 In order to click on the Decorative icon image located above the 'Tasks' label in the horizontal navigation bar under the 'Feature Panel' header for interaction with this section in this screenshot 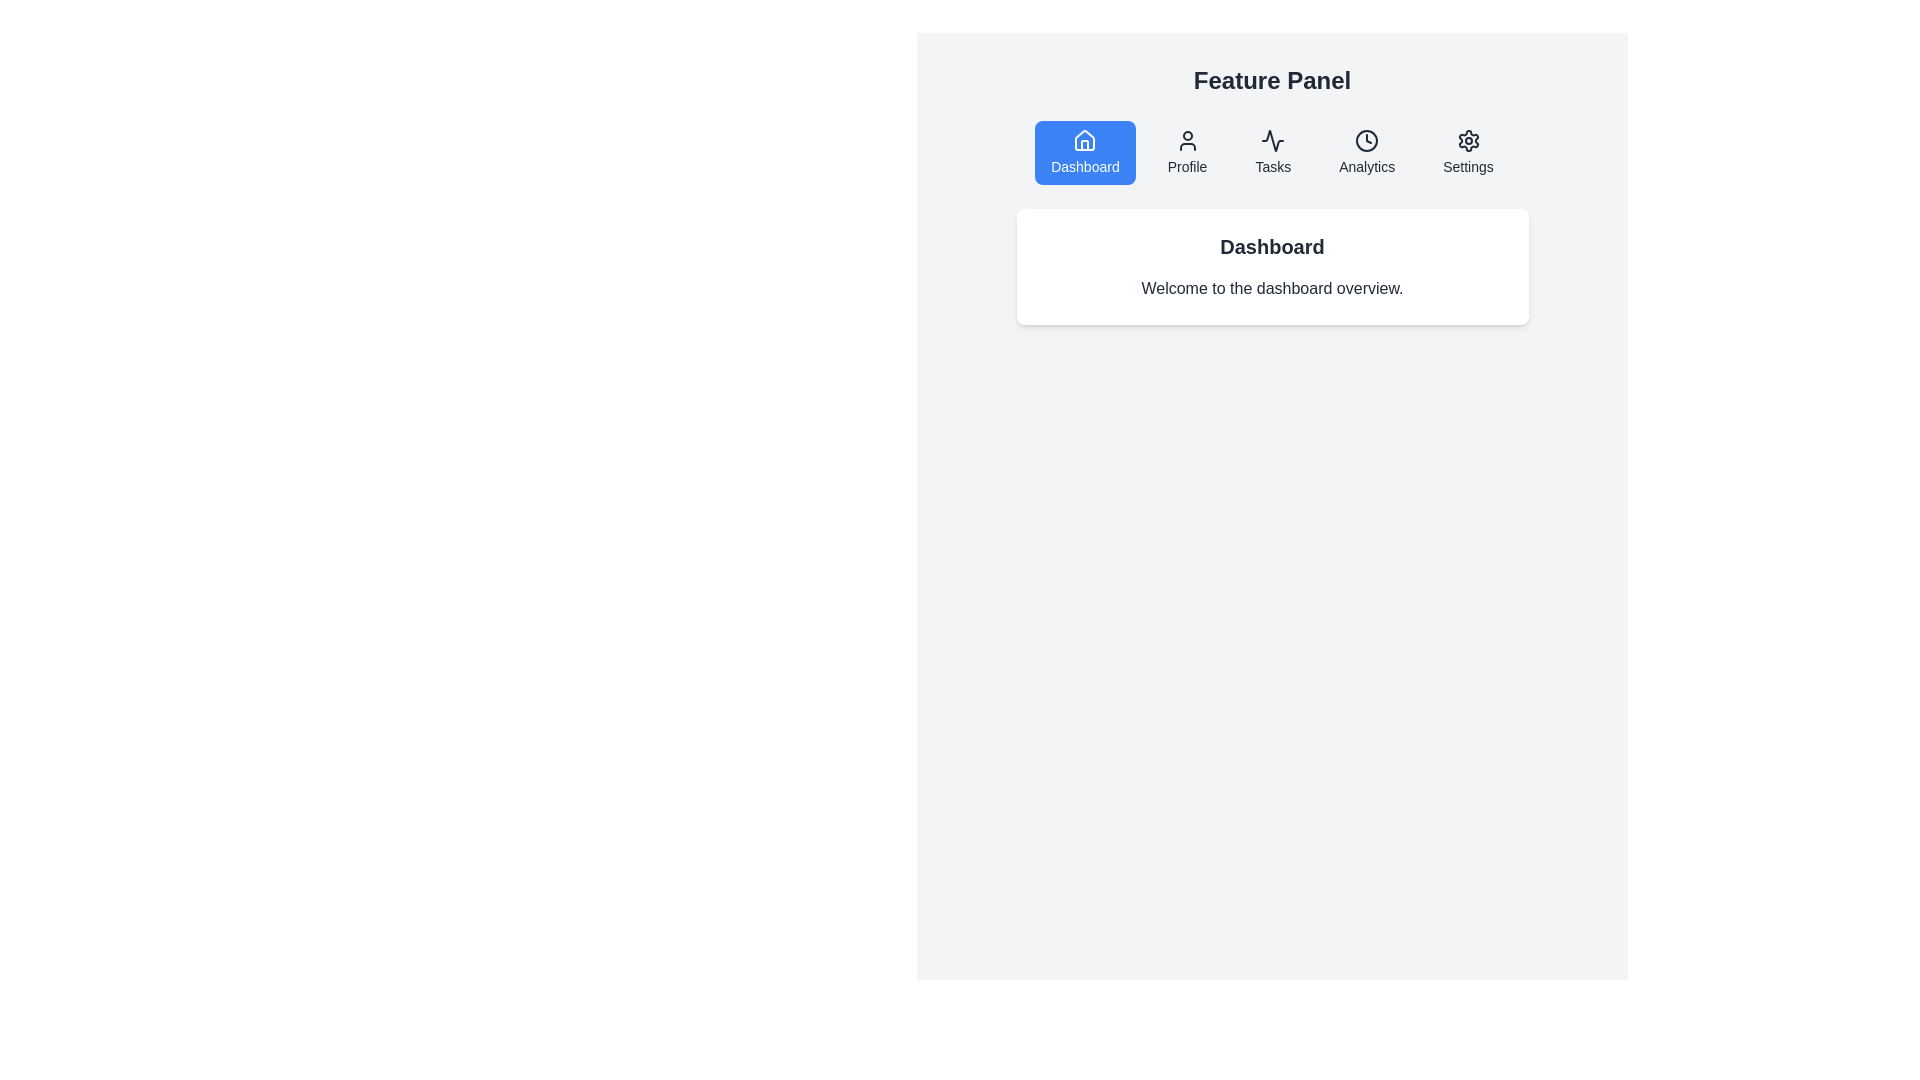, I will do `click(1272, 140)`.